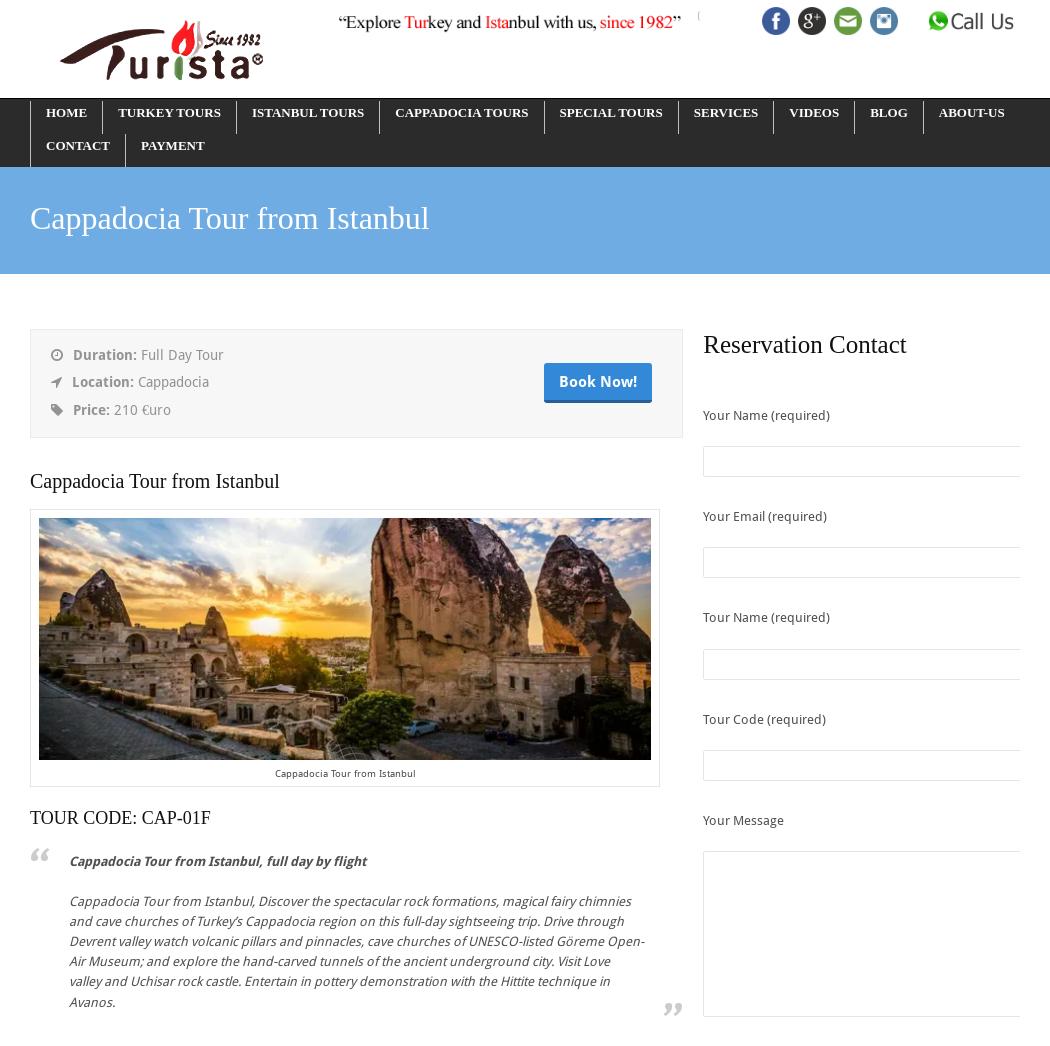 This screenshot has height=1046, width=1050. What do you see at coordinates (182, 352) in the screenshot?
I see `'Full Day Tour'` at bounding box center [182, 352].